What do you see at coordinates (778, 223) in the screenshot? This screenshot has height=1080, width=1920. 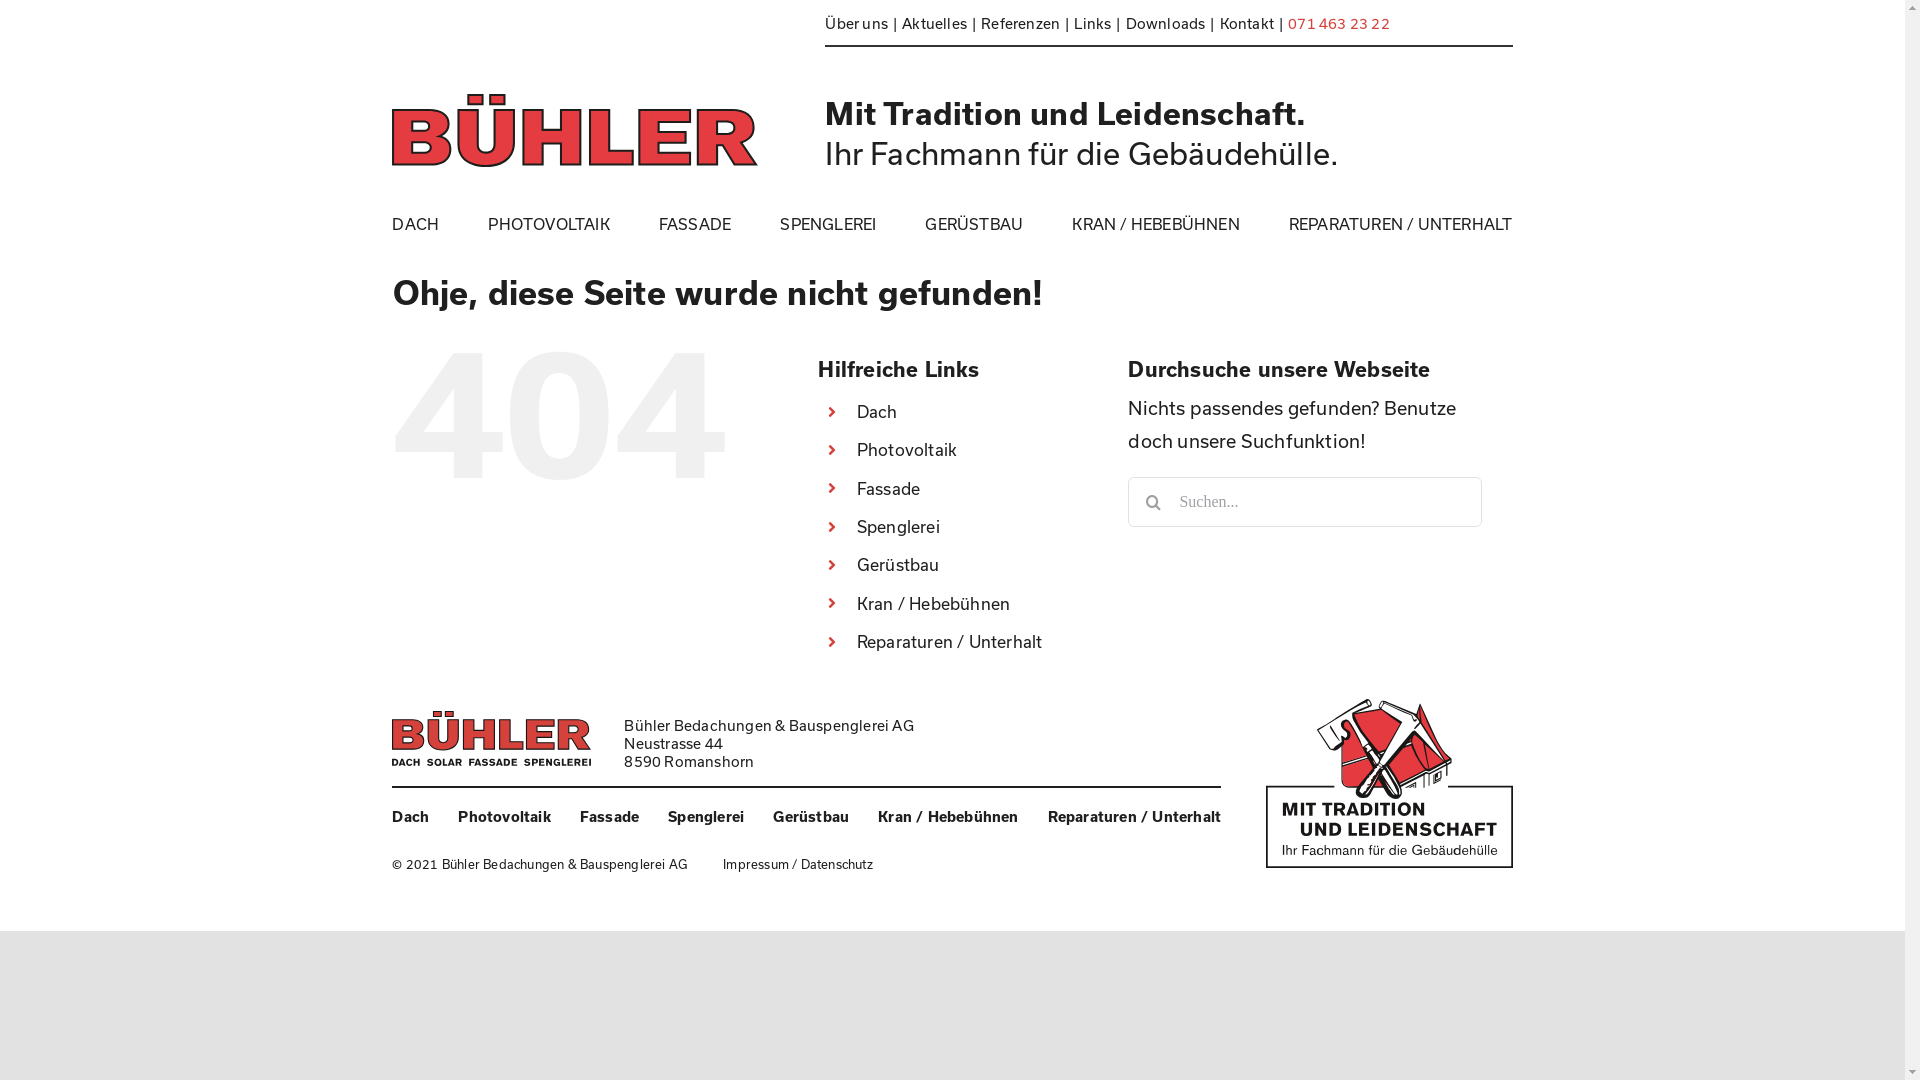 I see `'SPENGLEREI'` at bounding box center [778, 223].